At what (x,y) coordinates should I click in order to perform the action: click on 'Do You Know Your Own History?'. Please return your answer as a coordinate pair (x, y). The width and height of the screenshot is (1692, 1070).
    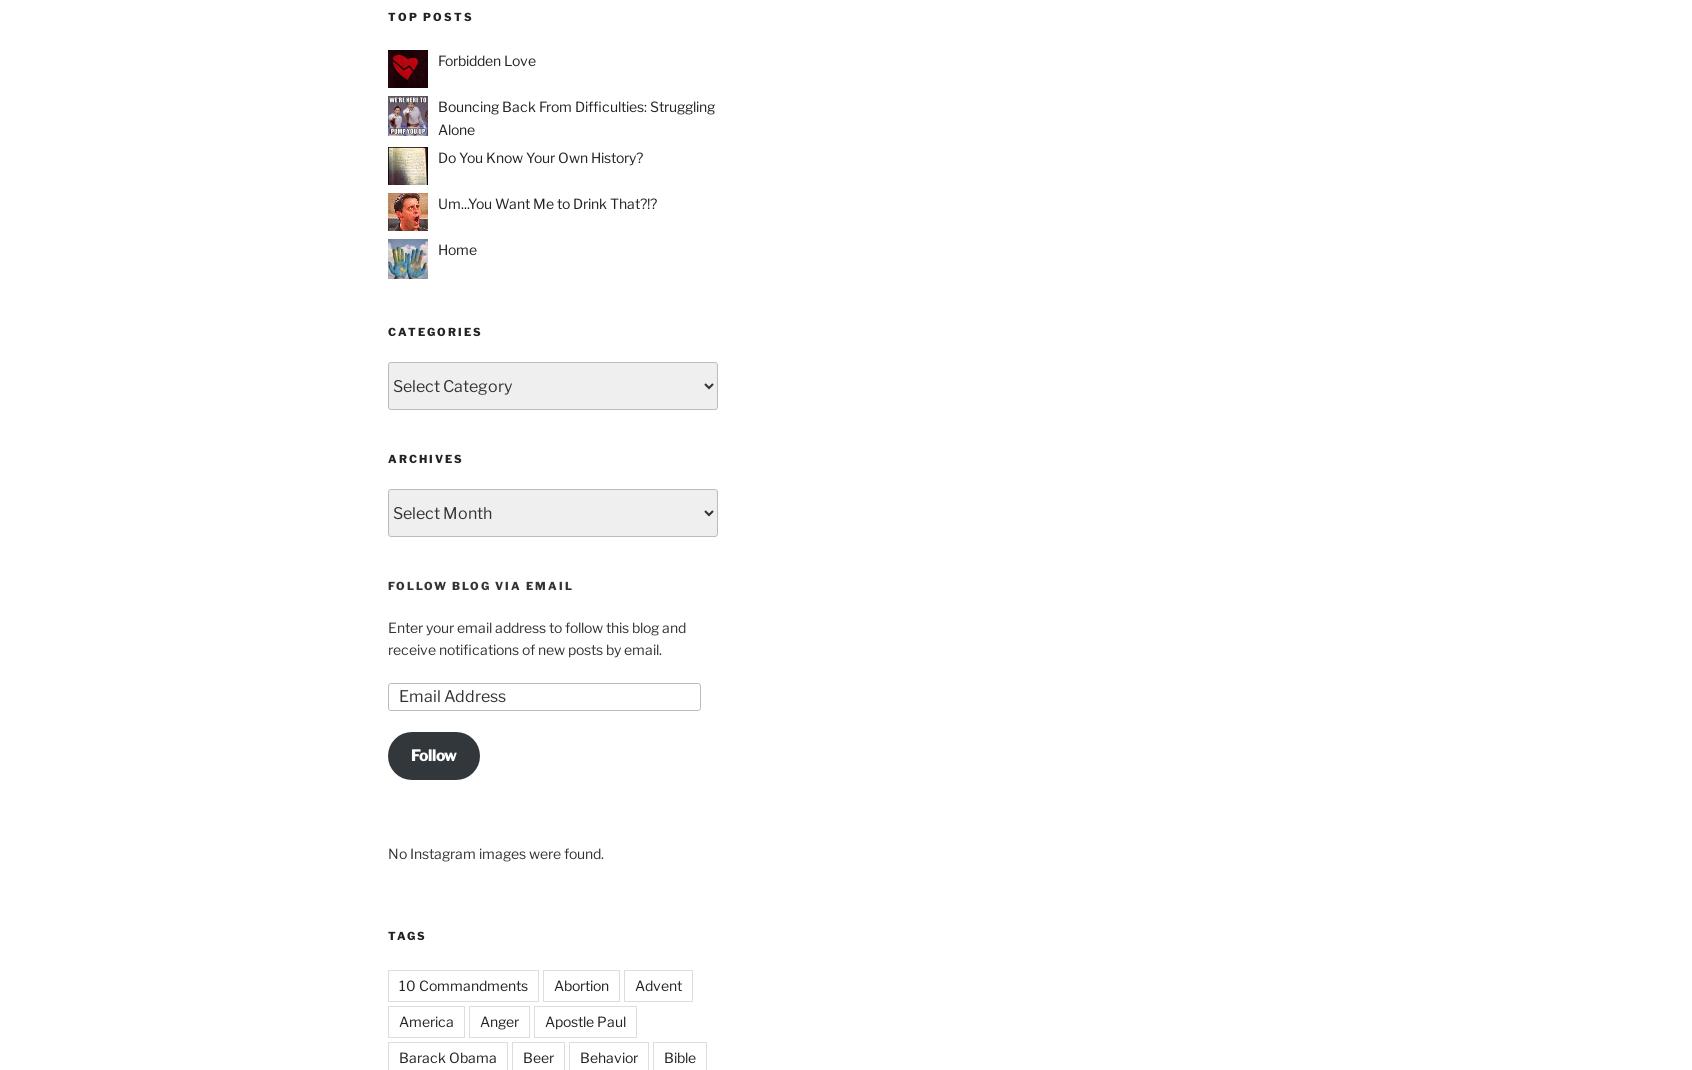
    Looking at the image, I should click on (540, 157).